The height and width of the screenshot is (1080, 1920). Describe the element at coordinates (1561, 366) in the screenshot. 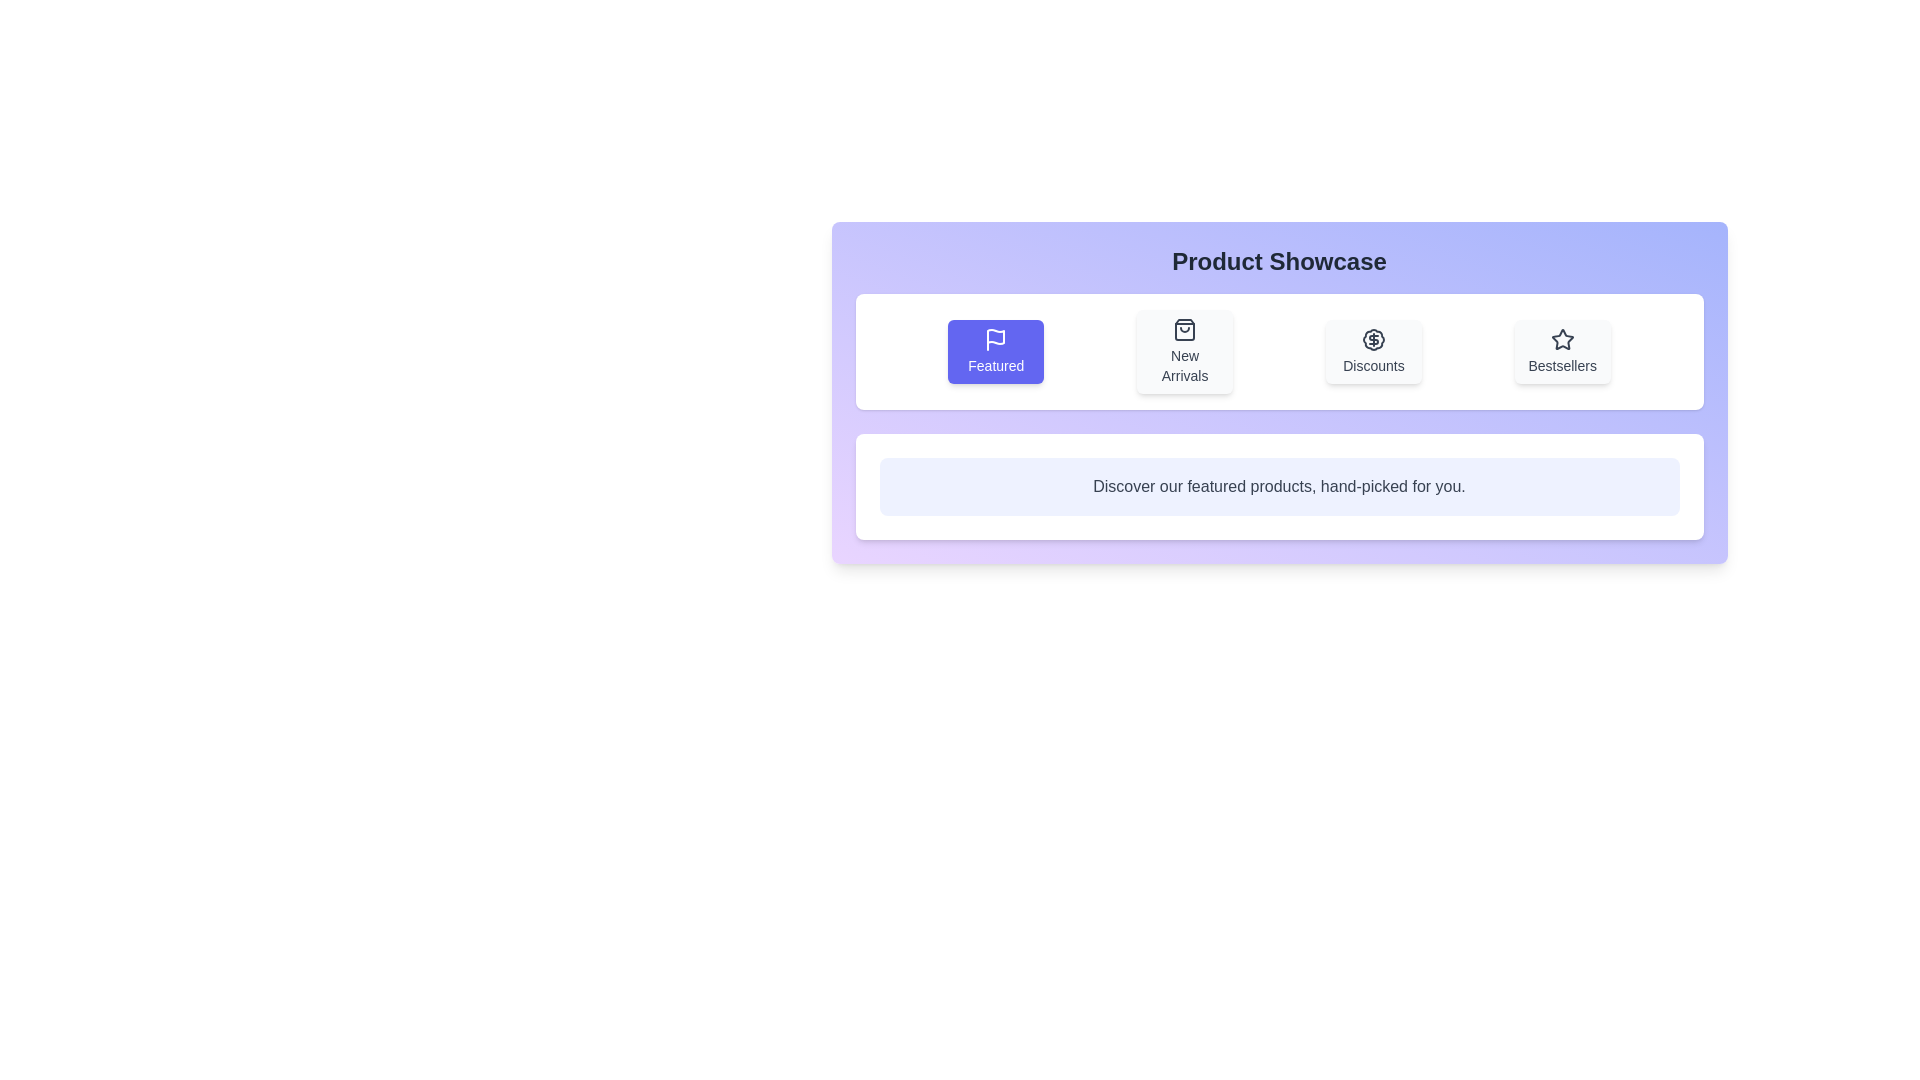

I see `the 'Bestsellers' text label` at that location.